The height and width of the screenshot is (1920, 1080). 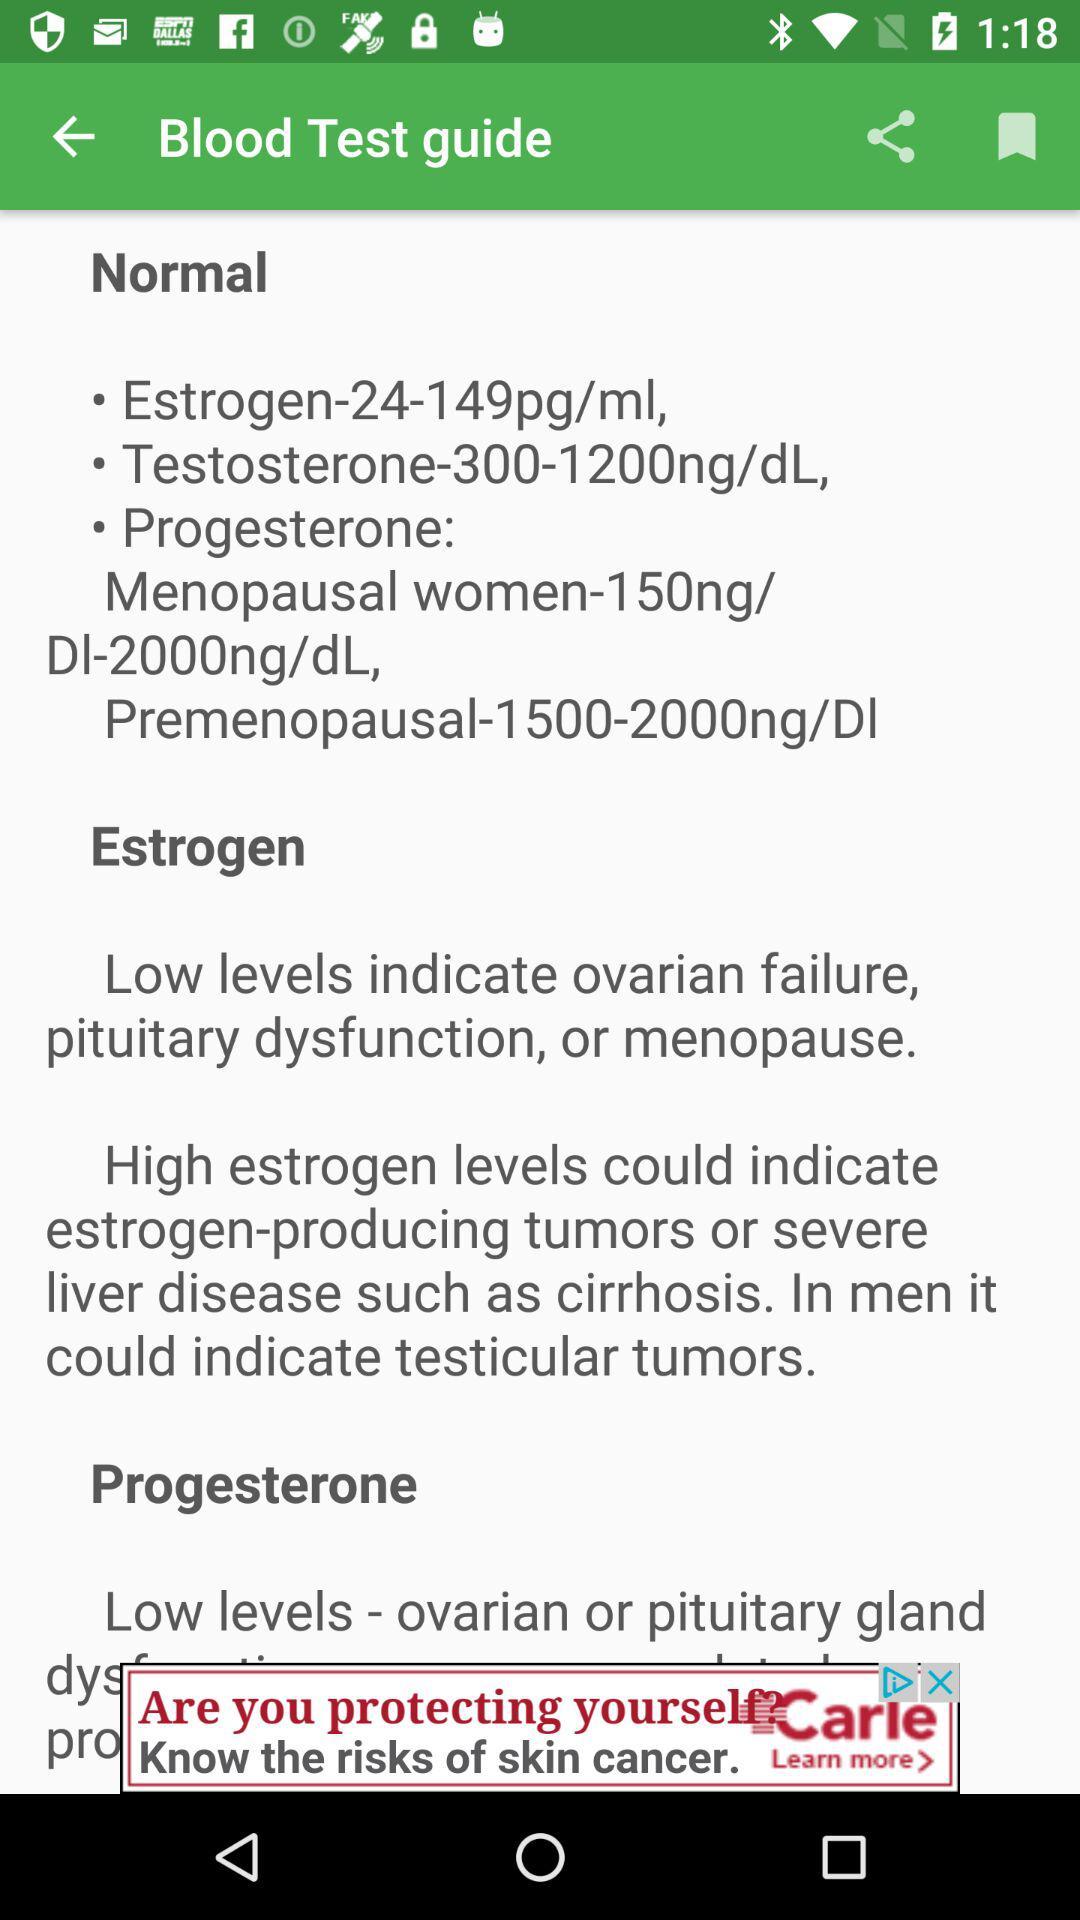 What do you see at coordinates (540, 1727) in the screenshot?
I see `advertisement` at bounding box center [540, 1727].